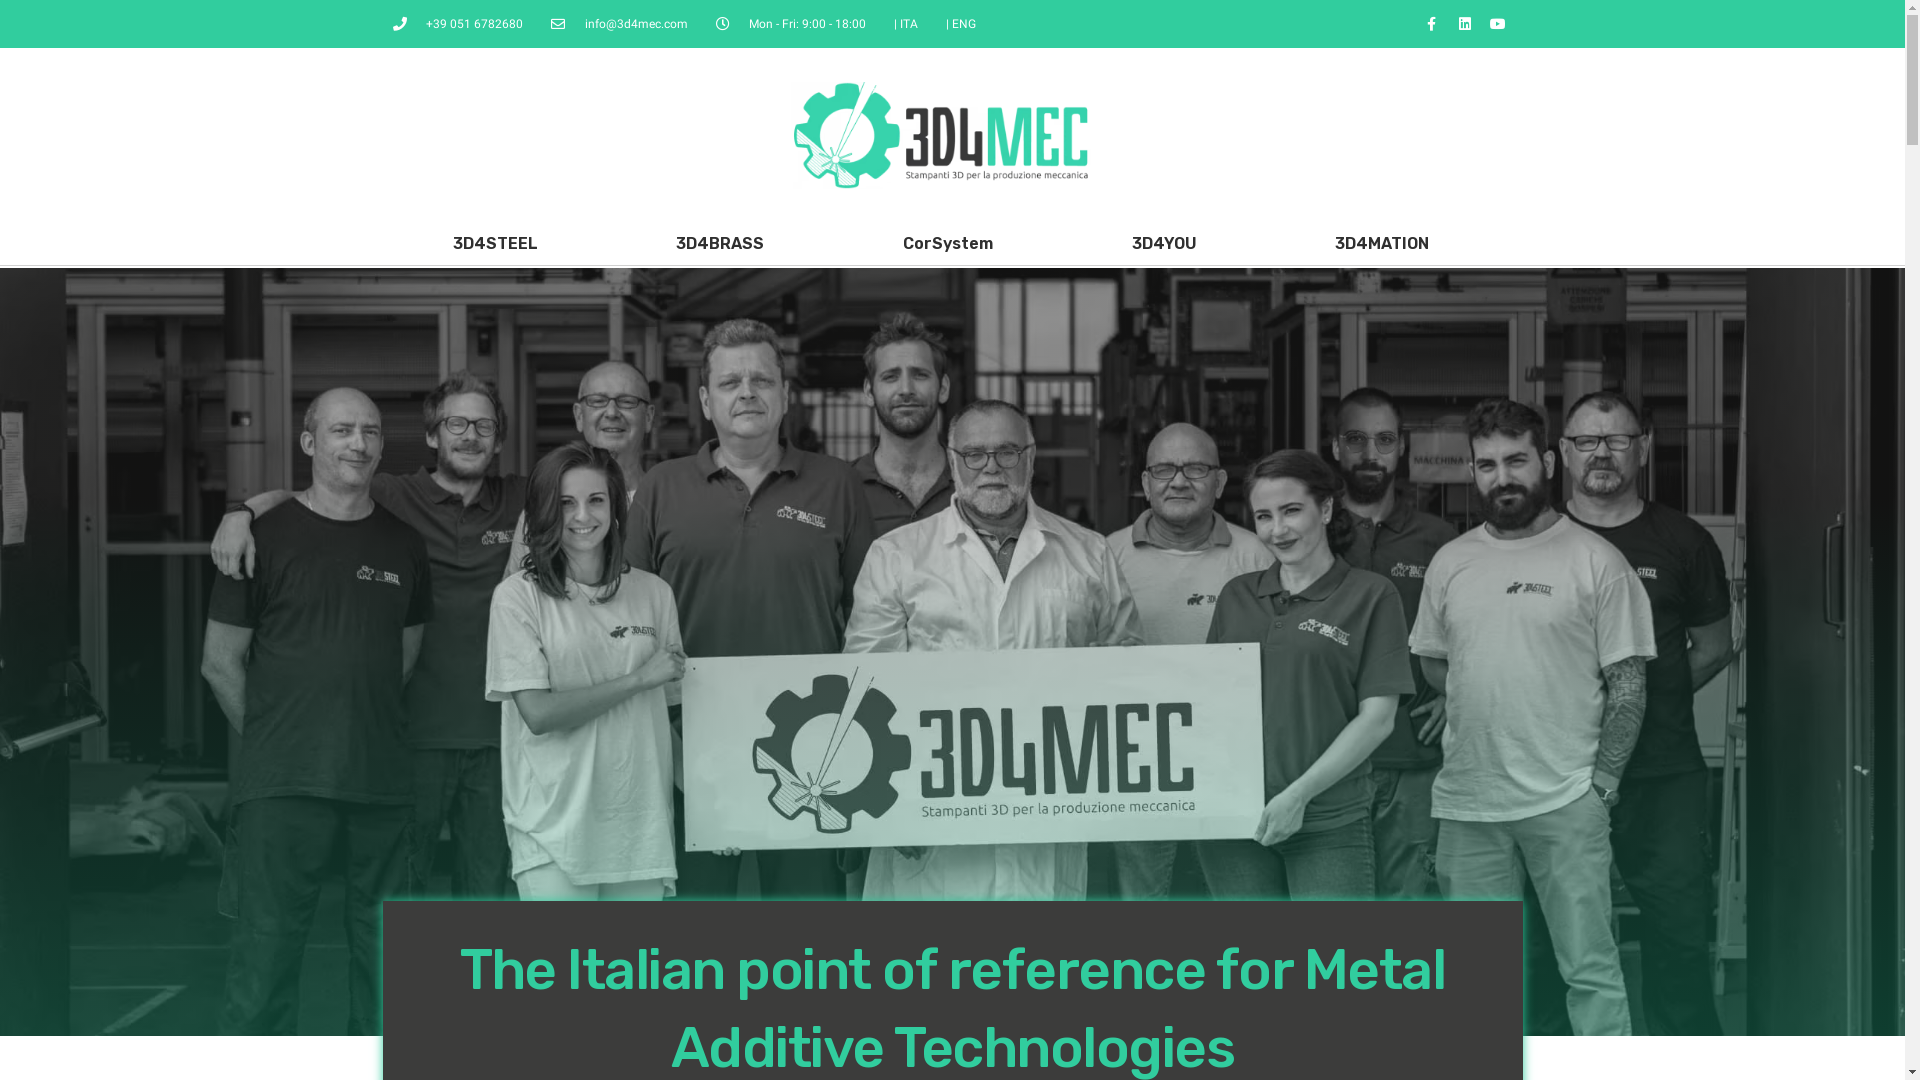 Image resolution: width=1920 pixels, height=1080 pixels. I want to click on '| ENG', so click(944, 23).